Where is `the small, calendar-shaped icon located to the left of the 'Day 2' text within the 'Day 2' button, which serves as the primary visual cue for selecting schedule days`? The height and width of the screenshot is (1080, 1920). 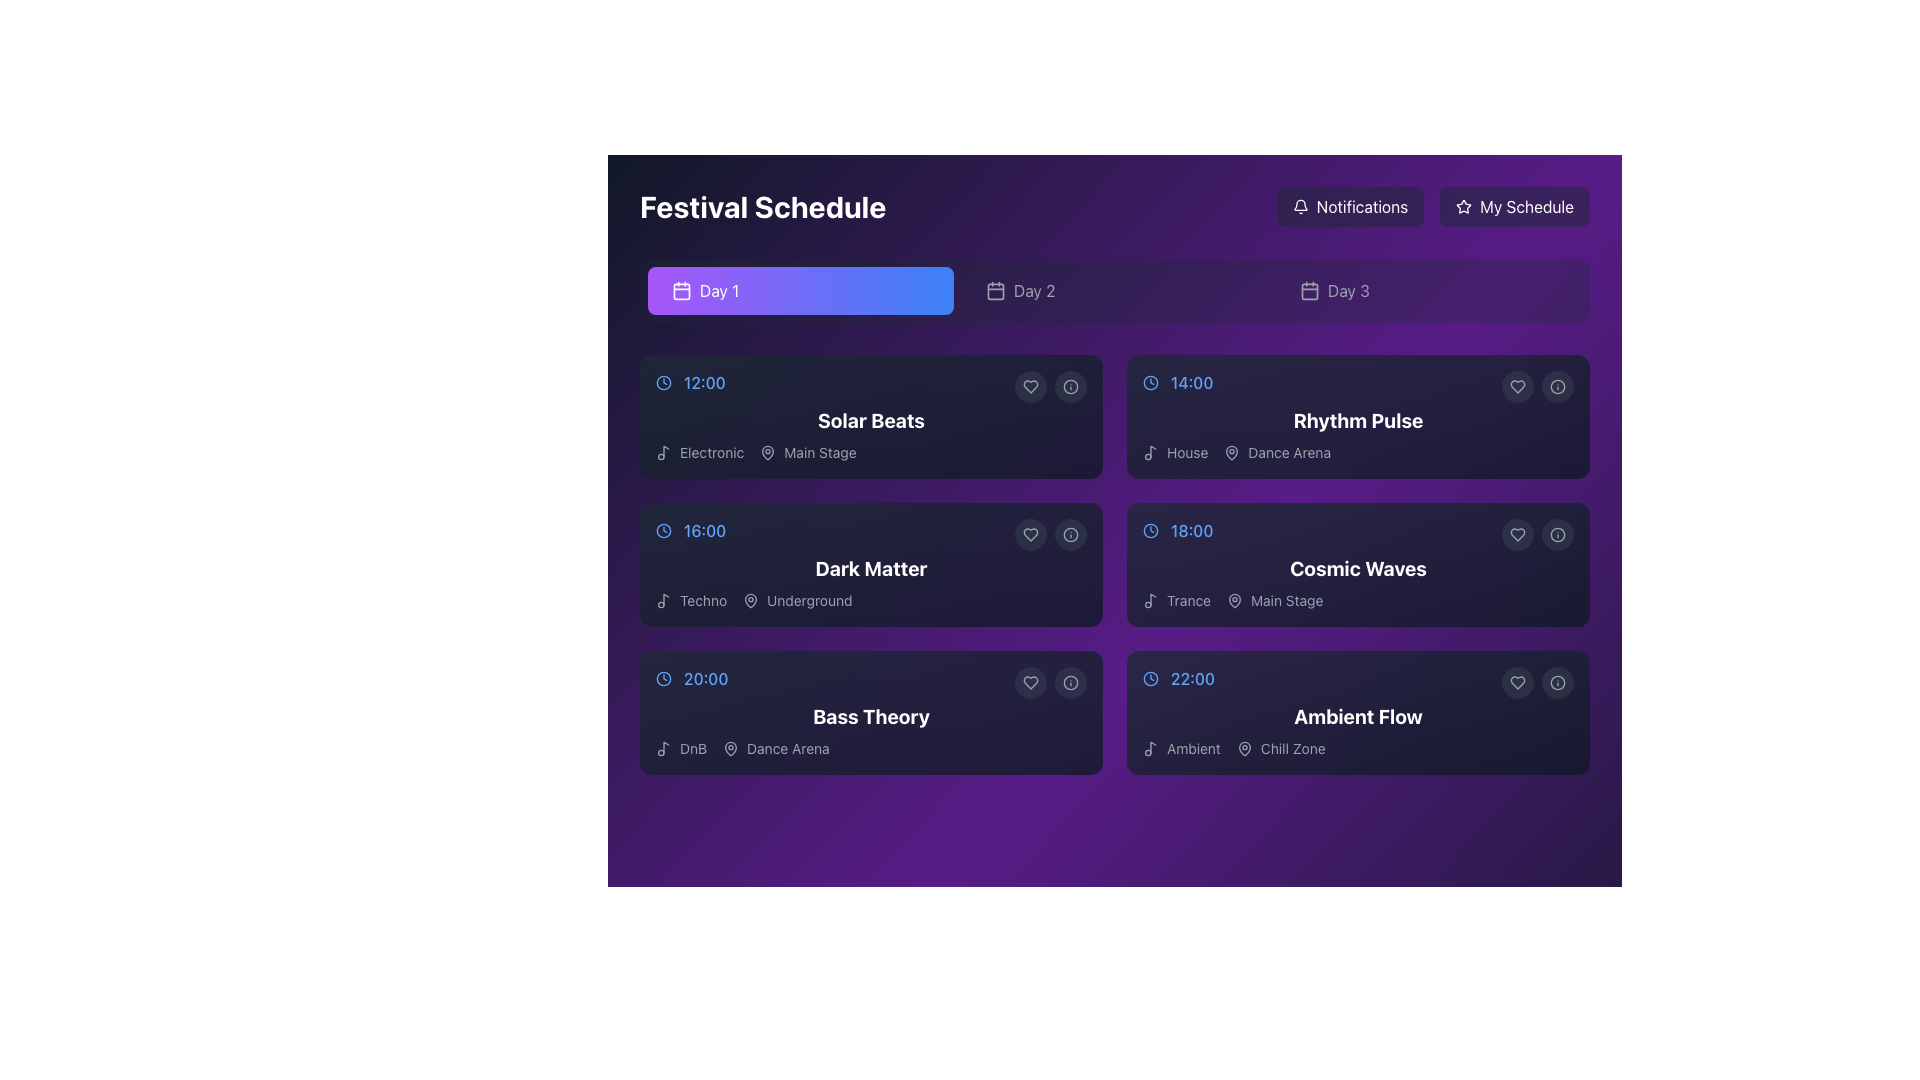
the small, calendar-shaped icon located to the left of the 'Day 2' text within the 'Day 2' button, which serves as the primary visual cue for selecting schedule days is located at coordinates (996, 290).